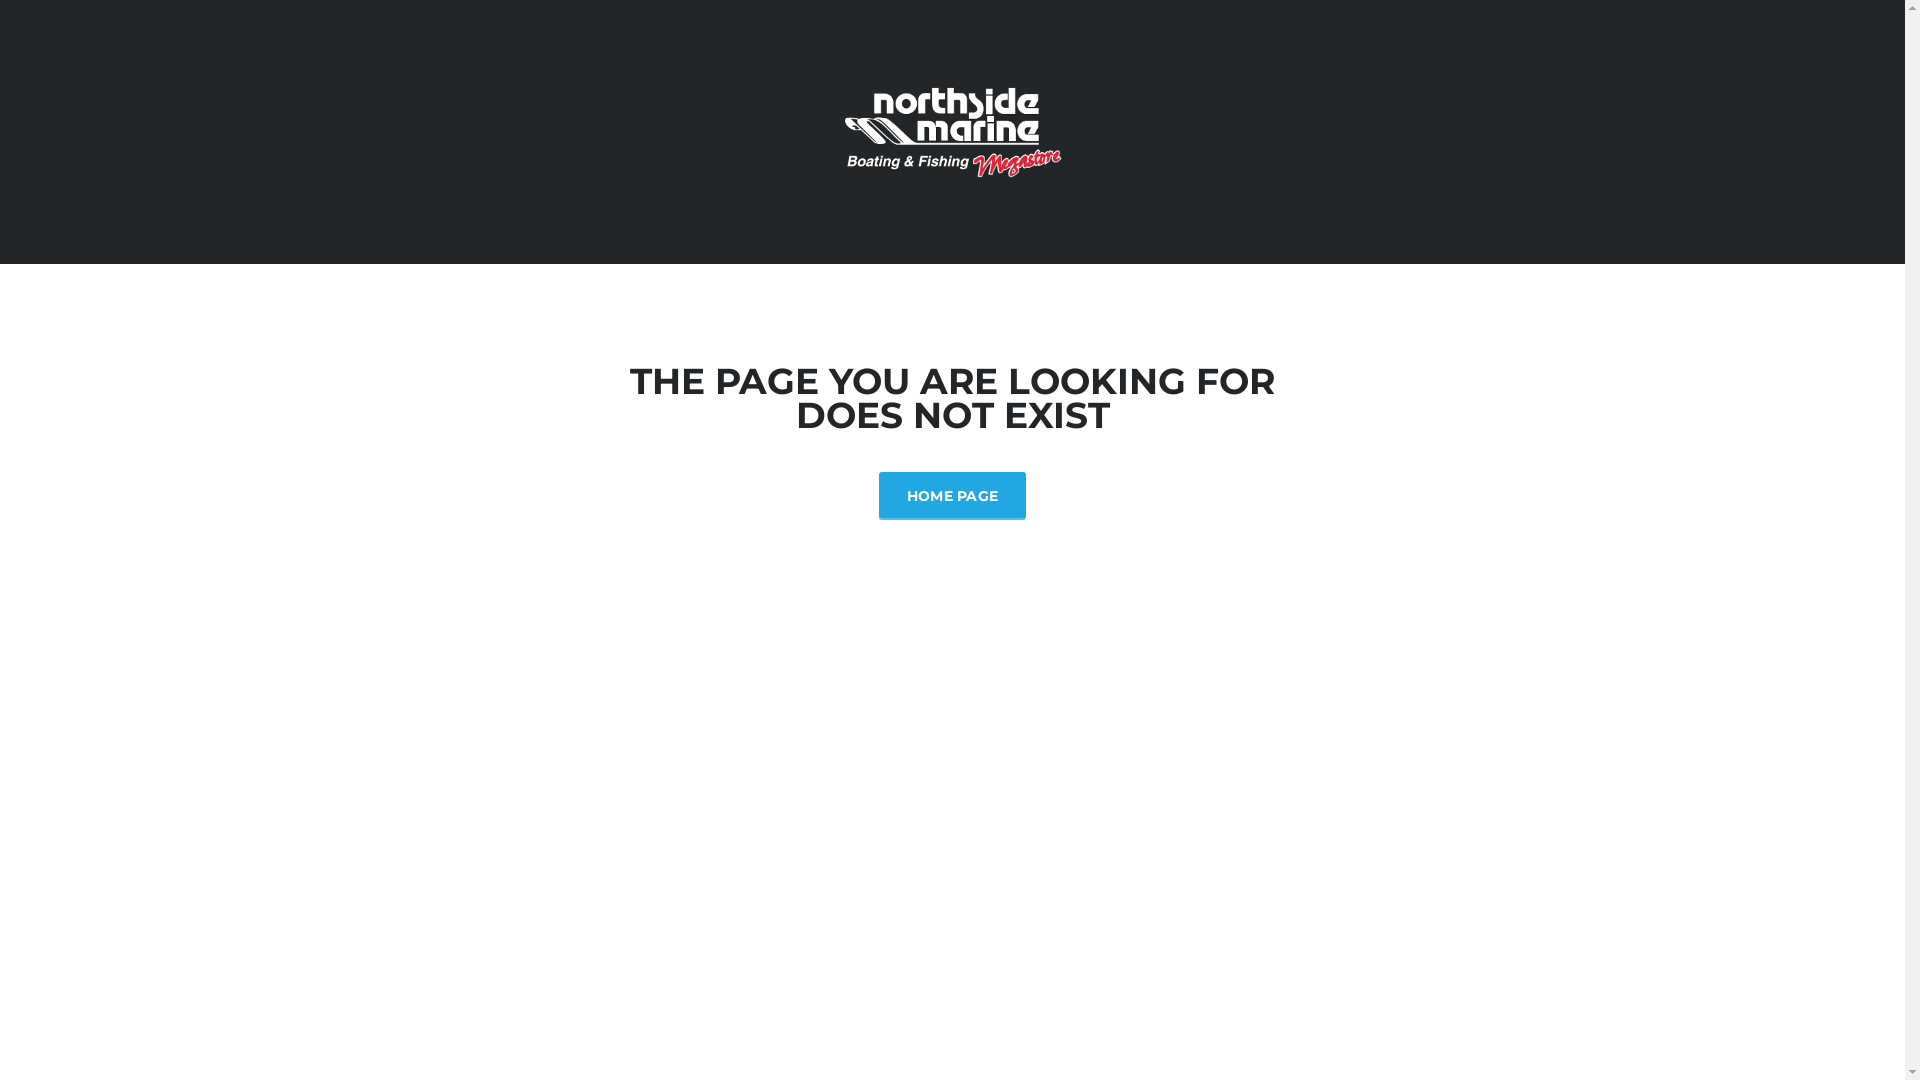  What do you see at coordinates (952, 494) in the screenshot?
I see `'HOME PAGE'` at bounding box center [952, 494].